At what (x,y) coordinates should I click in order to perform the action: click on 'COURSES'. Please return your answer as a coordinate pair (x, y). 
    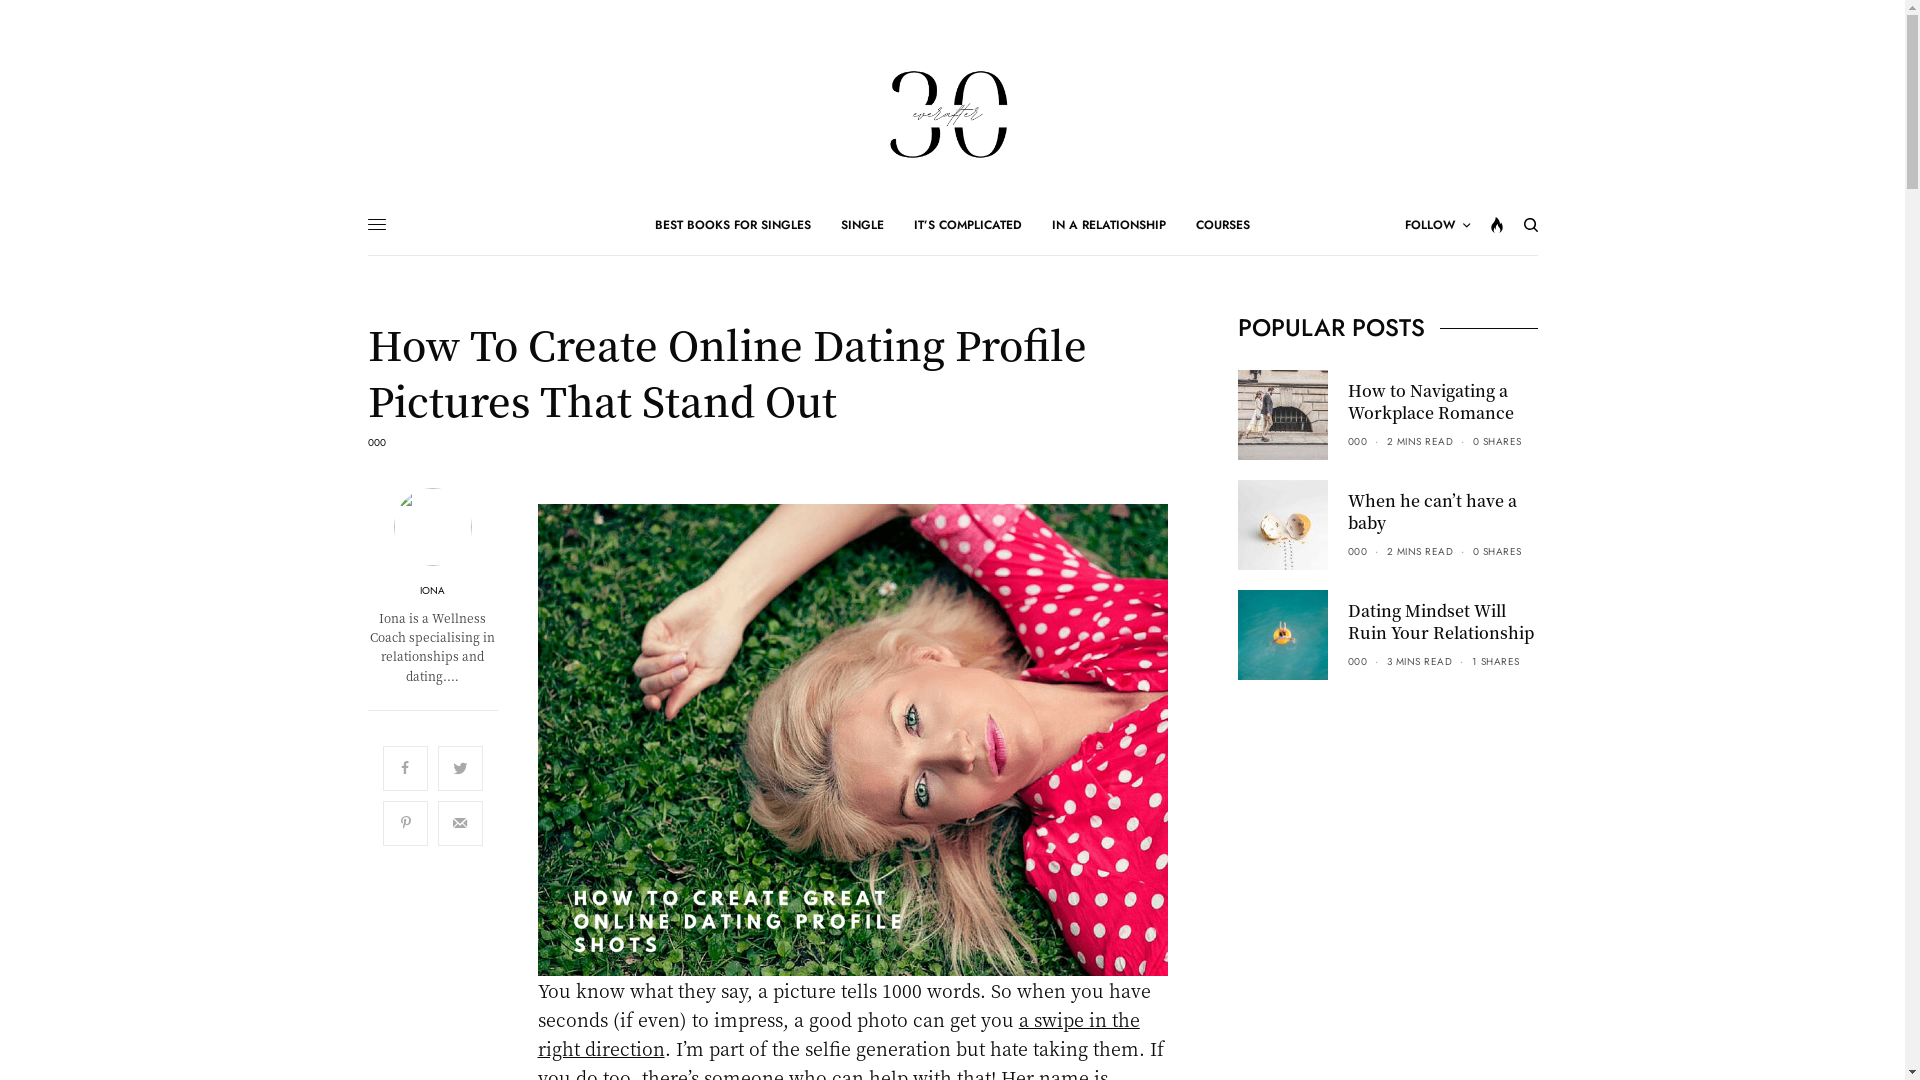
    Looking at the image, I should click on (1195, 224).